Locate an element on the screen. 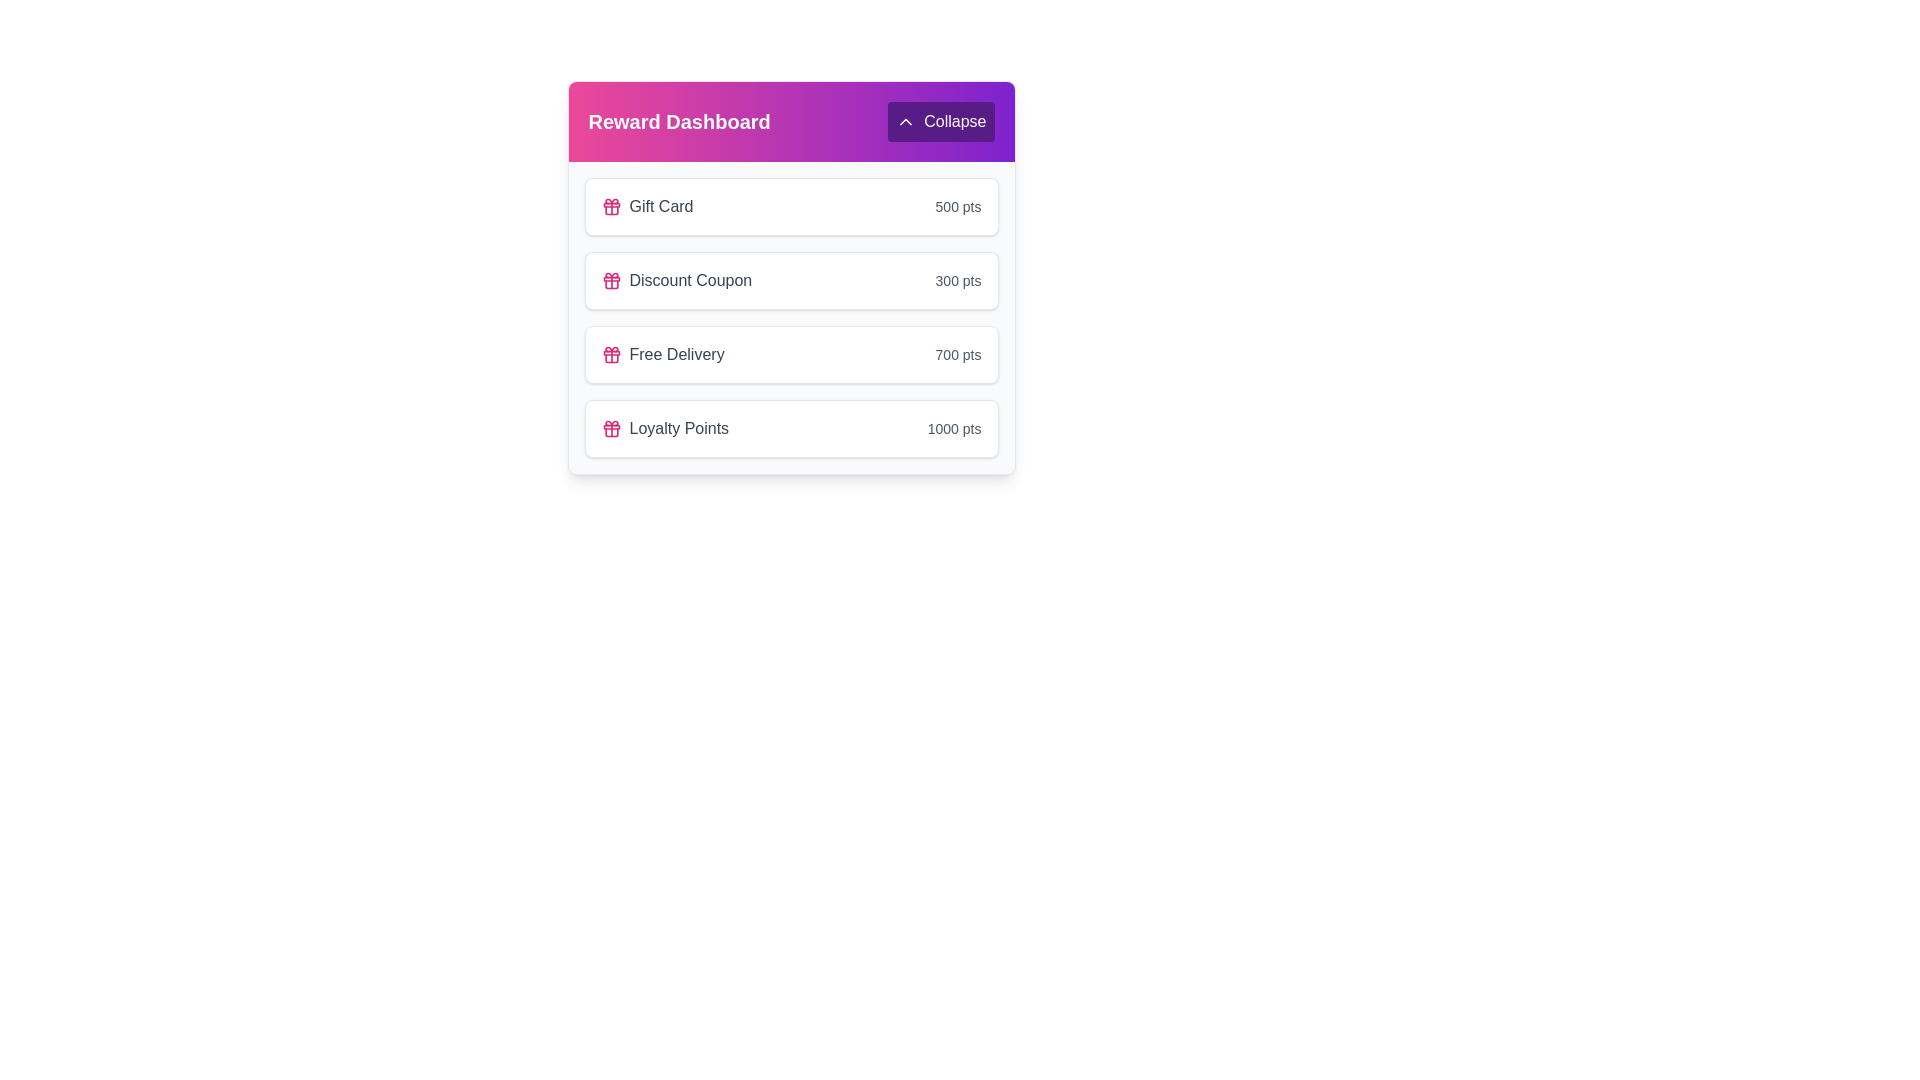  the 'Discount Coupon' label with icon for keyboard navigation is located at coordinates (676, 281).